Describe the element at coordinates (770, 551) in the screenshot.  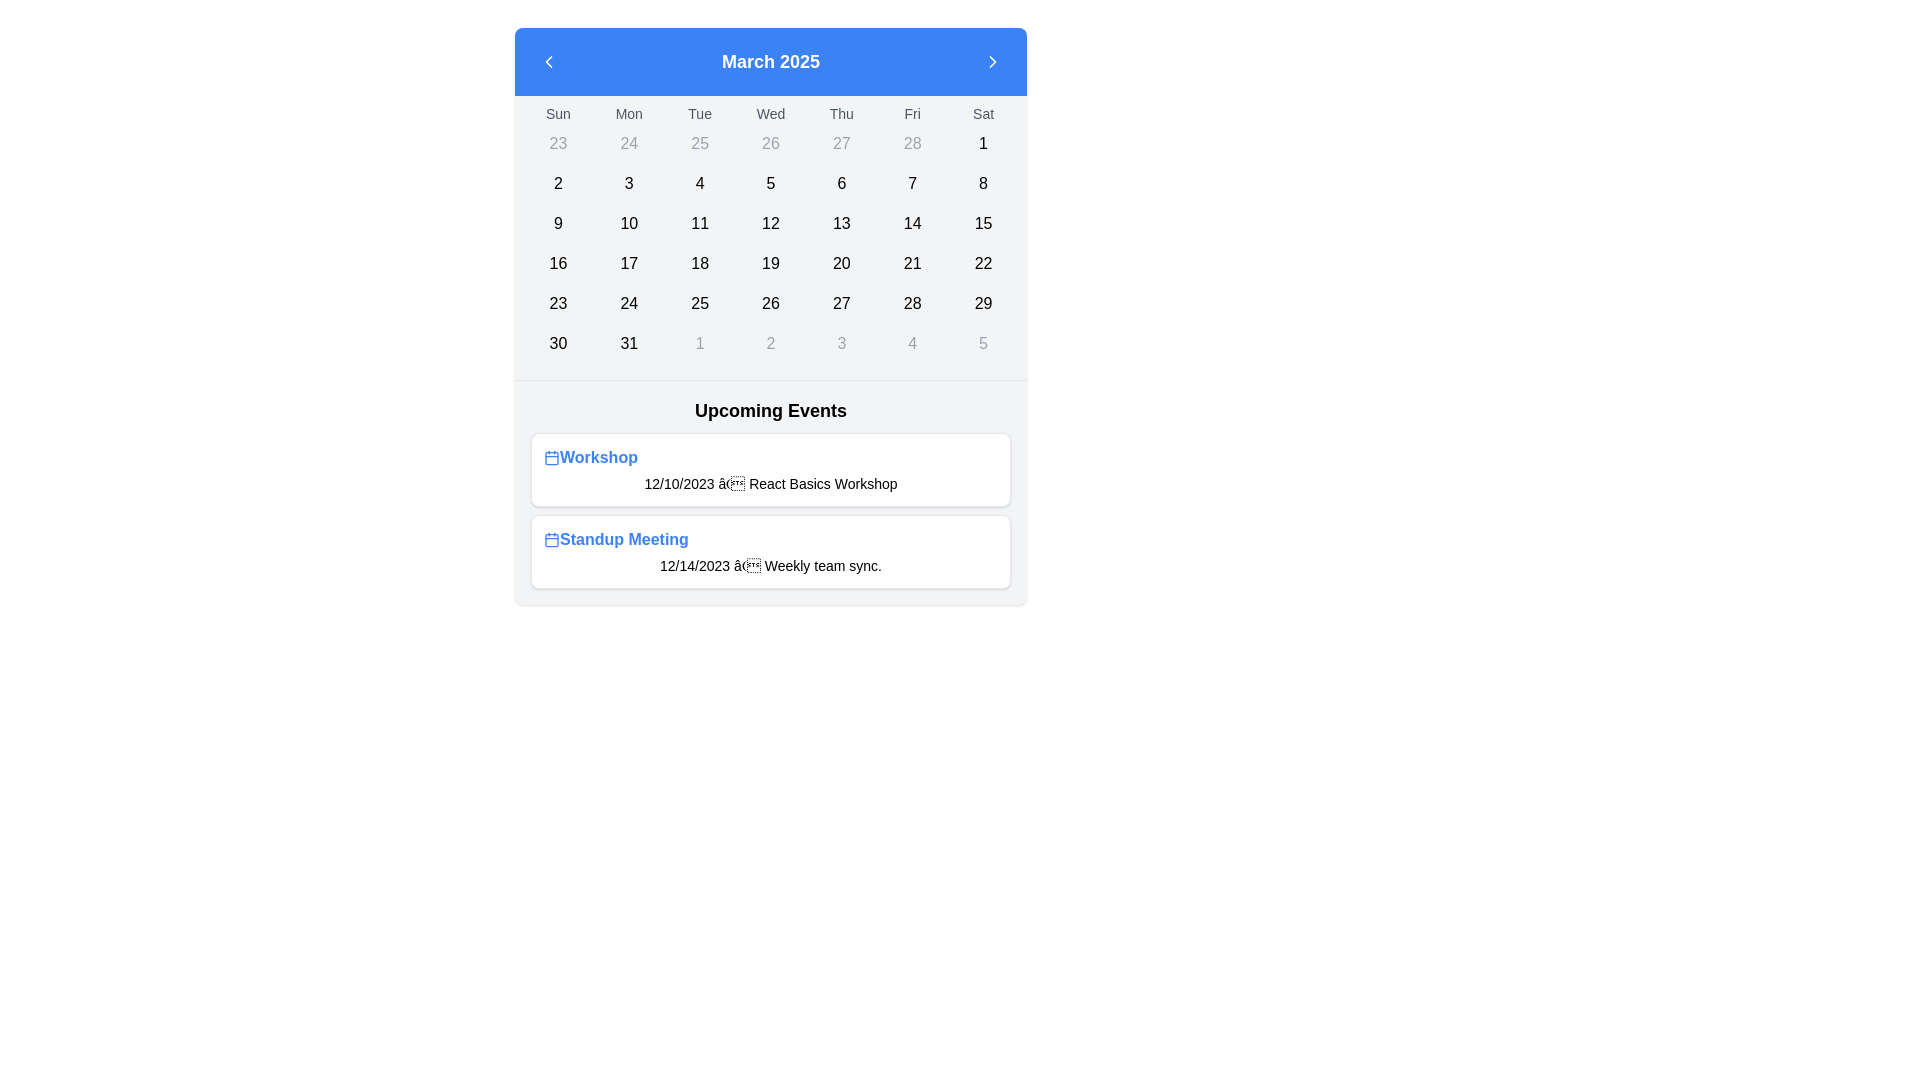
I see `the 'Standup Meeting' card` at that location.